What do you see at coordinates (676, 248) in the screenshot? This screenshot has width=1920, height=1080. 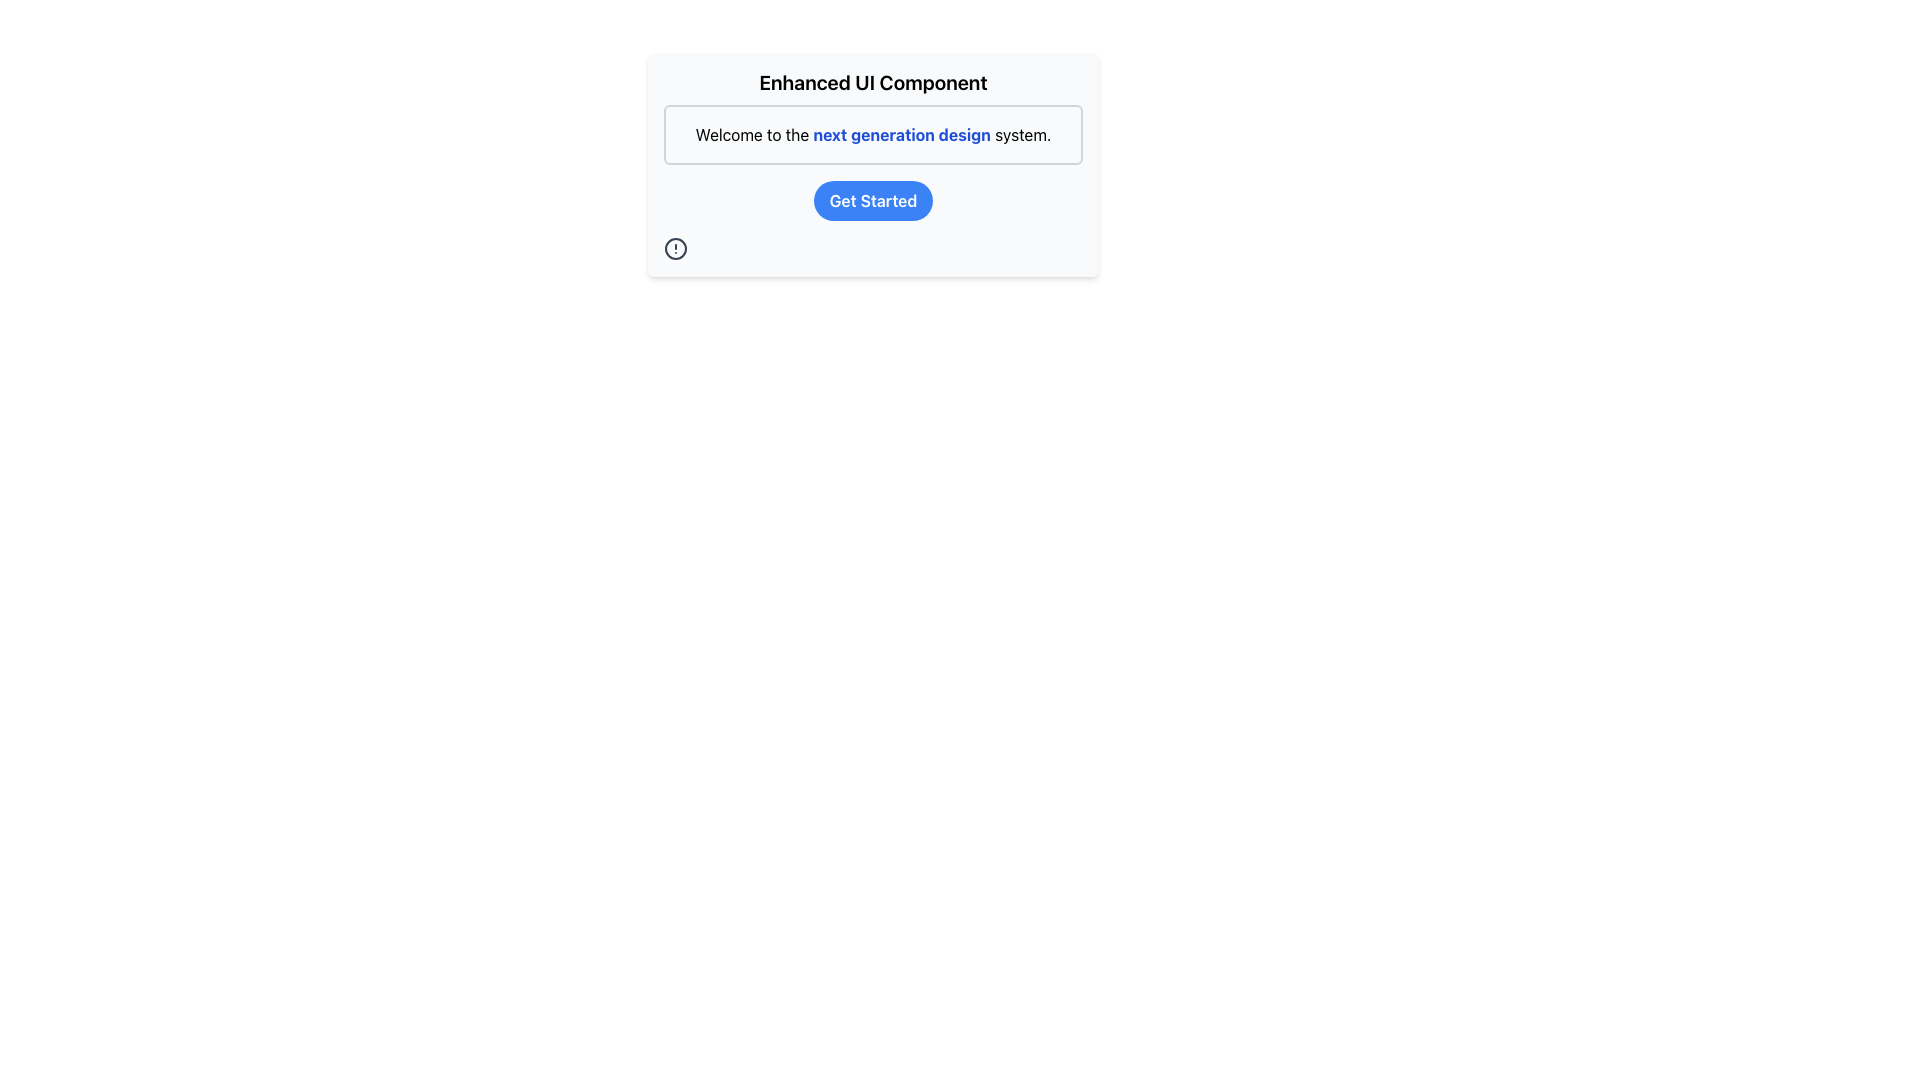 I see `the decorative or status-indicating icon located in the bottom-left corner of the card or widget, which has an outlined circular design` at bounding box center [676, 248].